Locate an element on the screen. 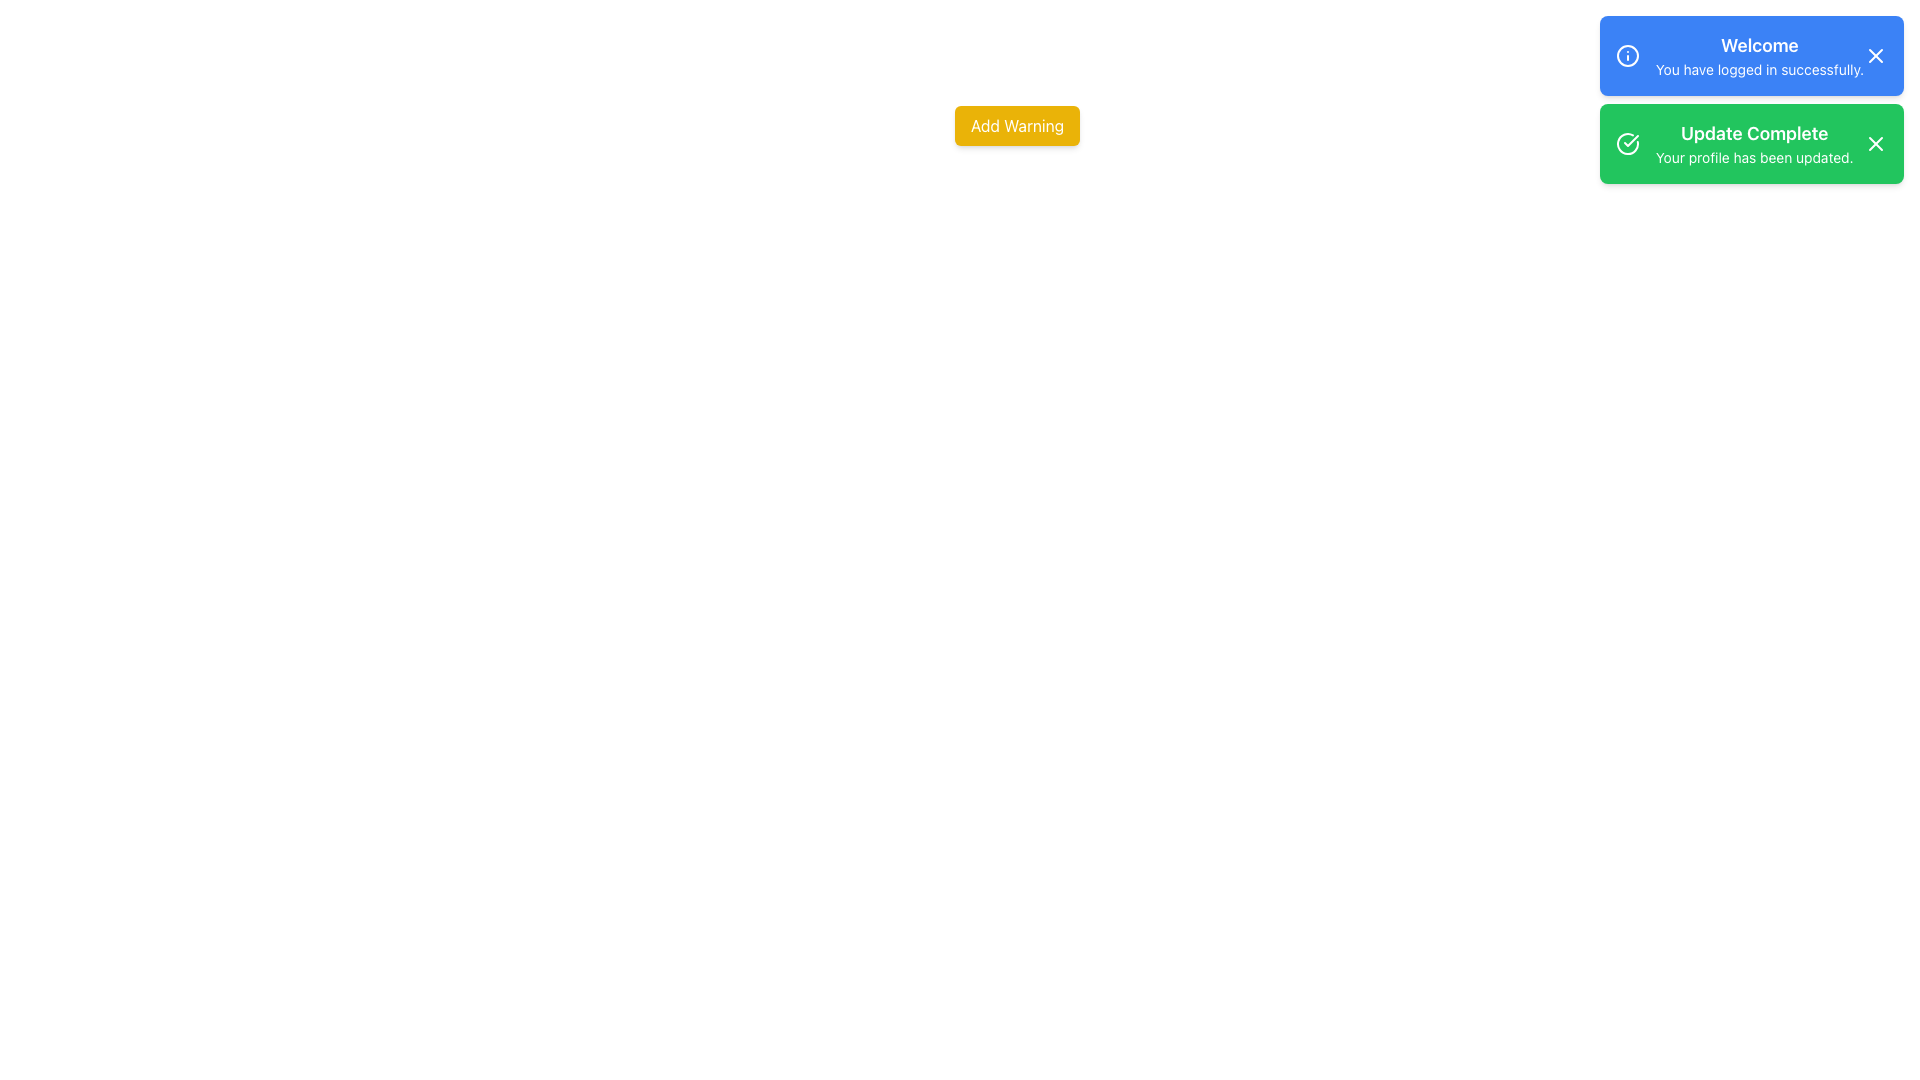  the close button (represented by an 'X') on the green notification box titled 'Update Complete' is located at coordinates (1750, 142).